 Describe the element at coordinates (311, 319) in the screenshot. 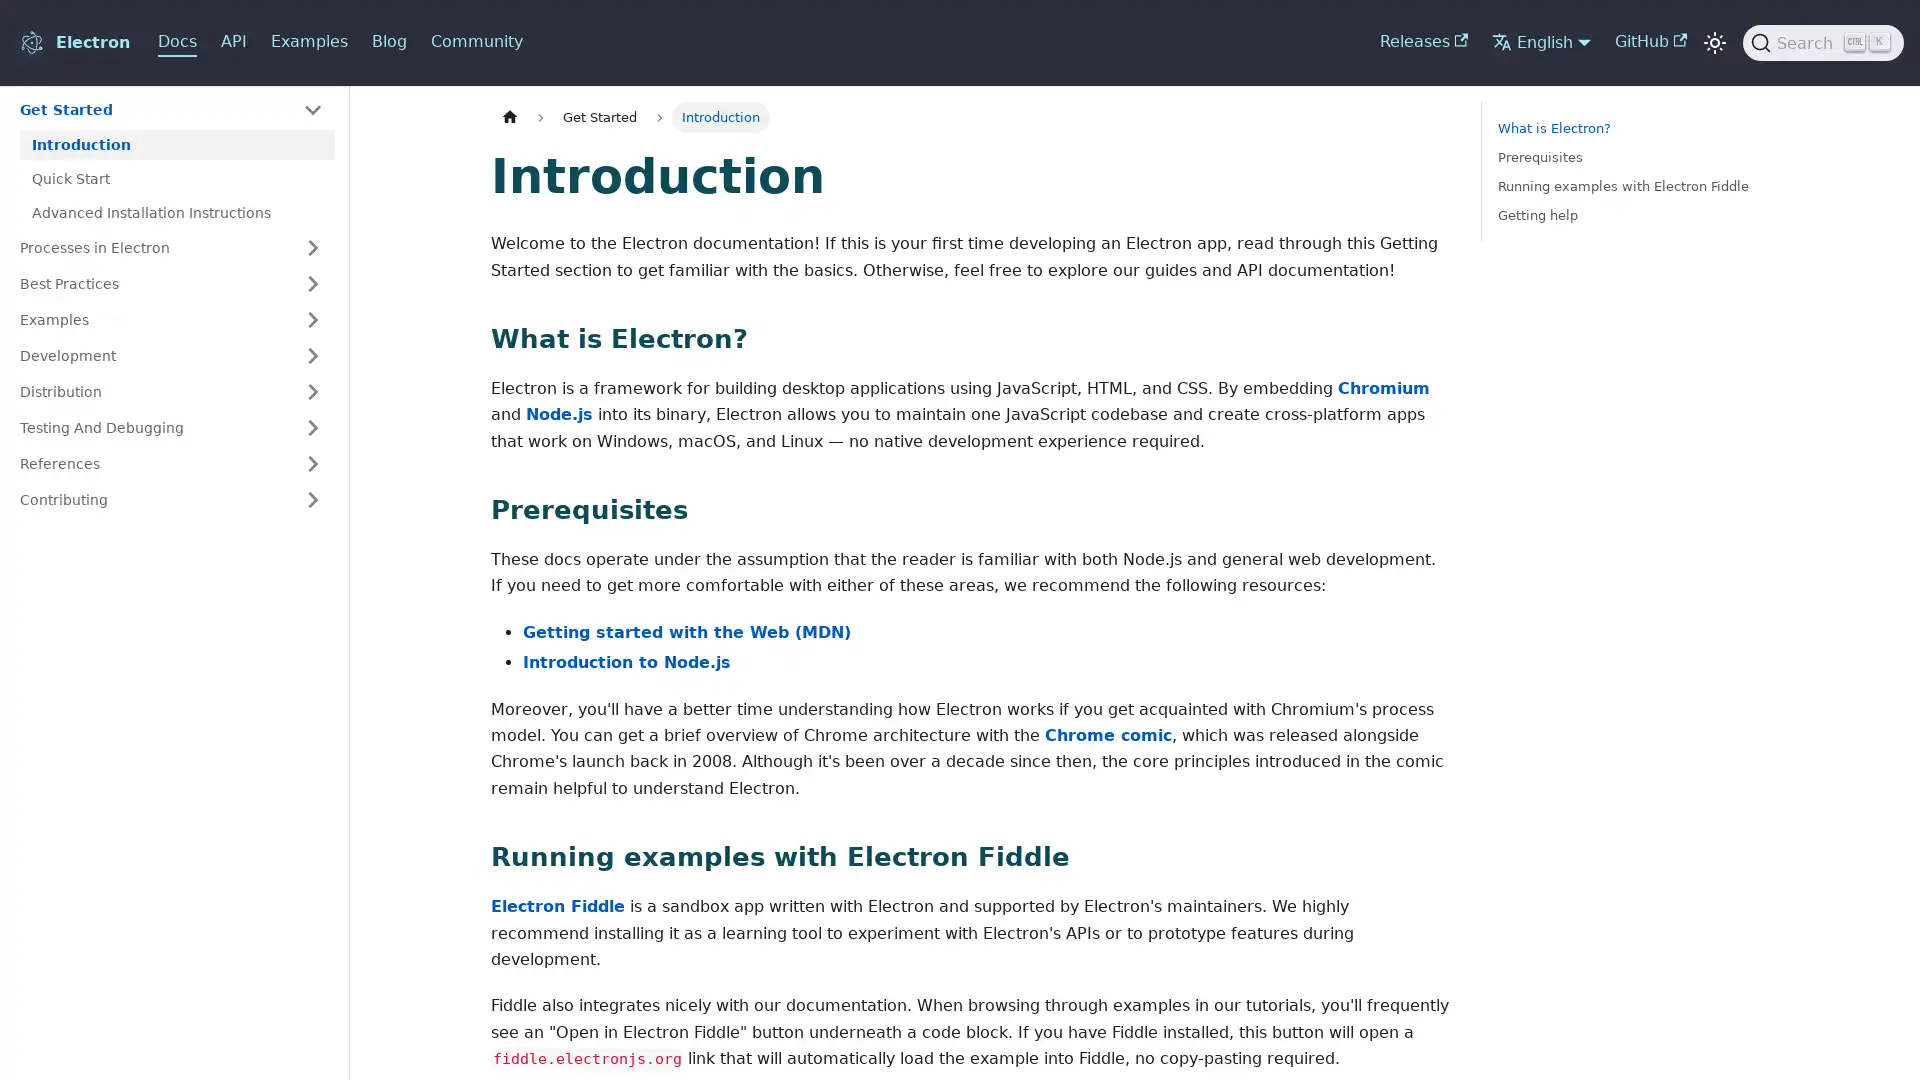

I see `Toggle the collapsible sidebar category 'Examples'` at that location.